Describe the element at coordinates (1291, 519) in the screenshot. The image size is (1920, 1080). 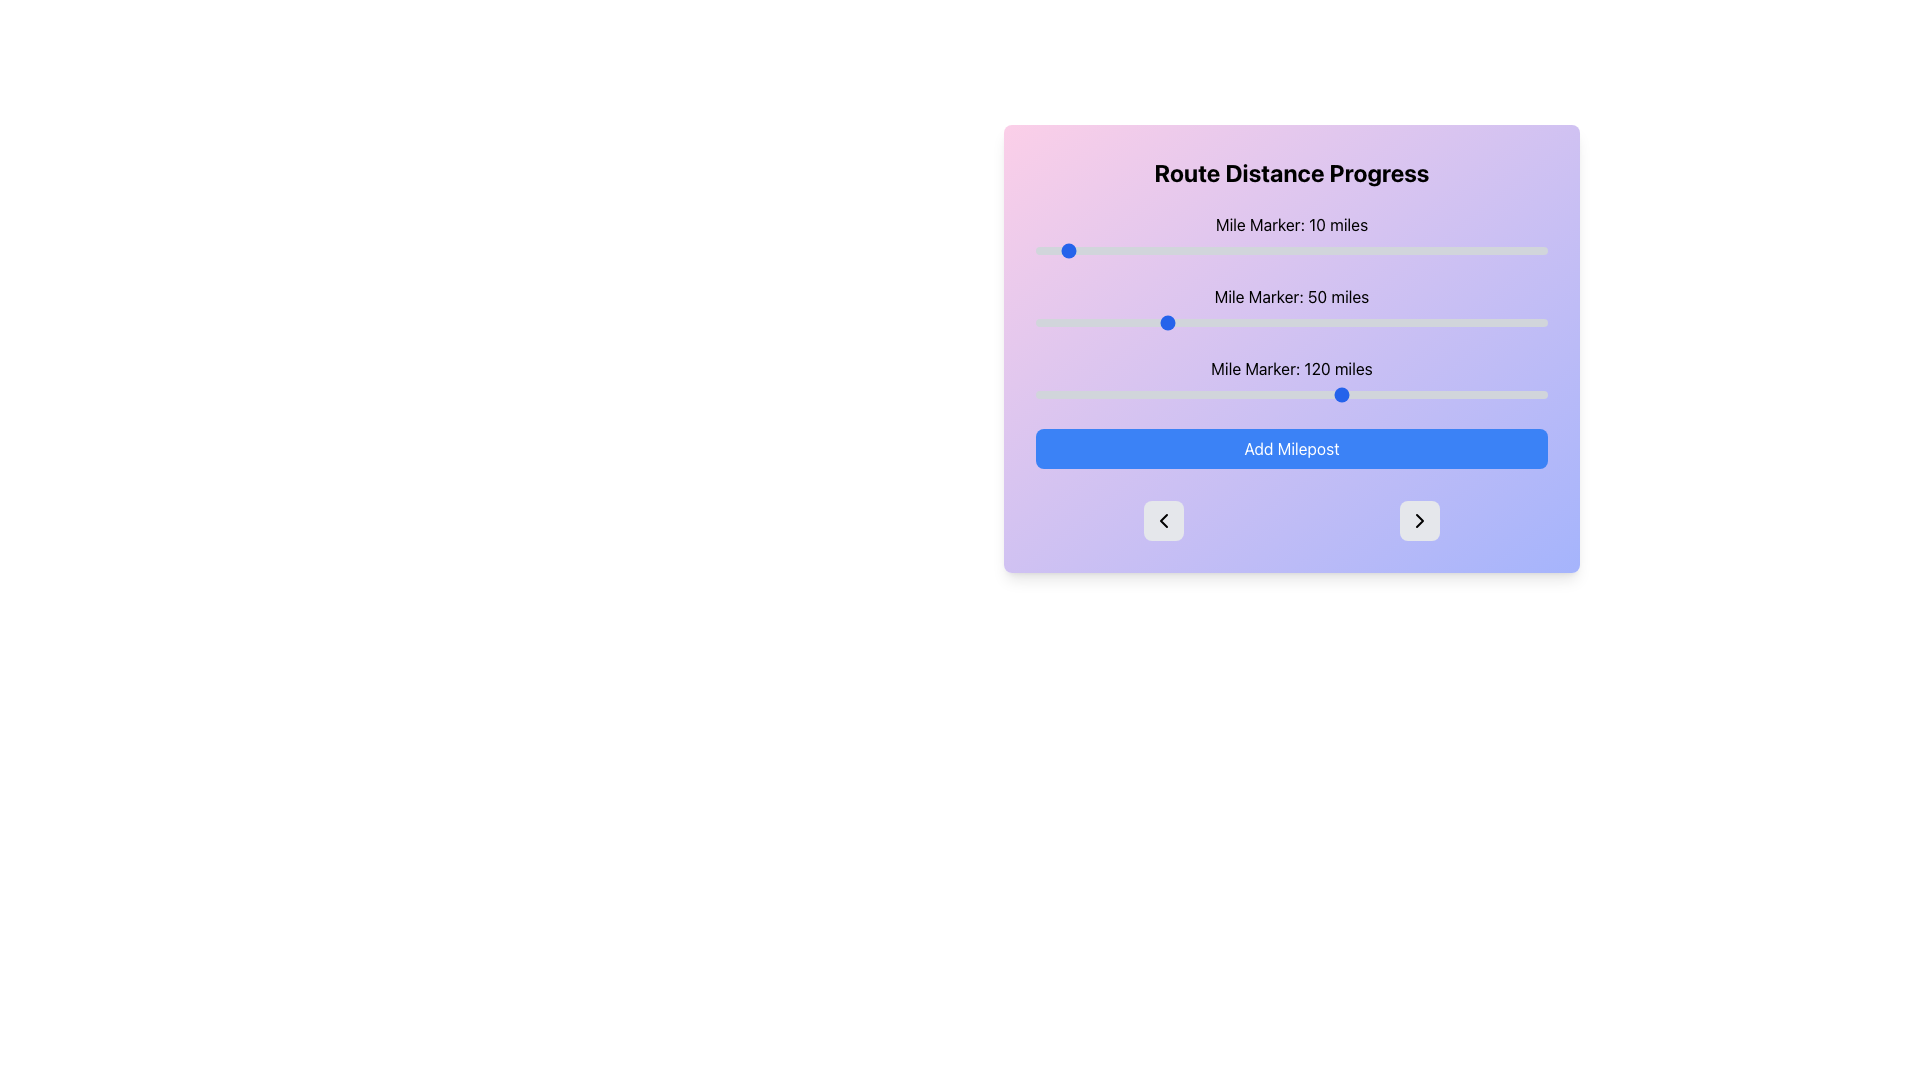
I see `the right arrow in the Button Group located at the bottom of the 'Route Distance Progress' card` at that location.